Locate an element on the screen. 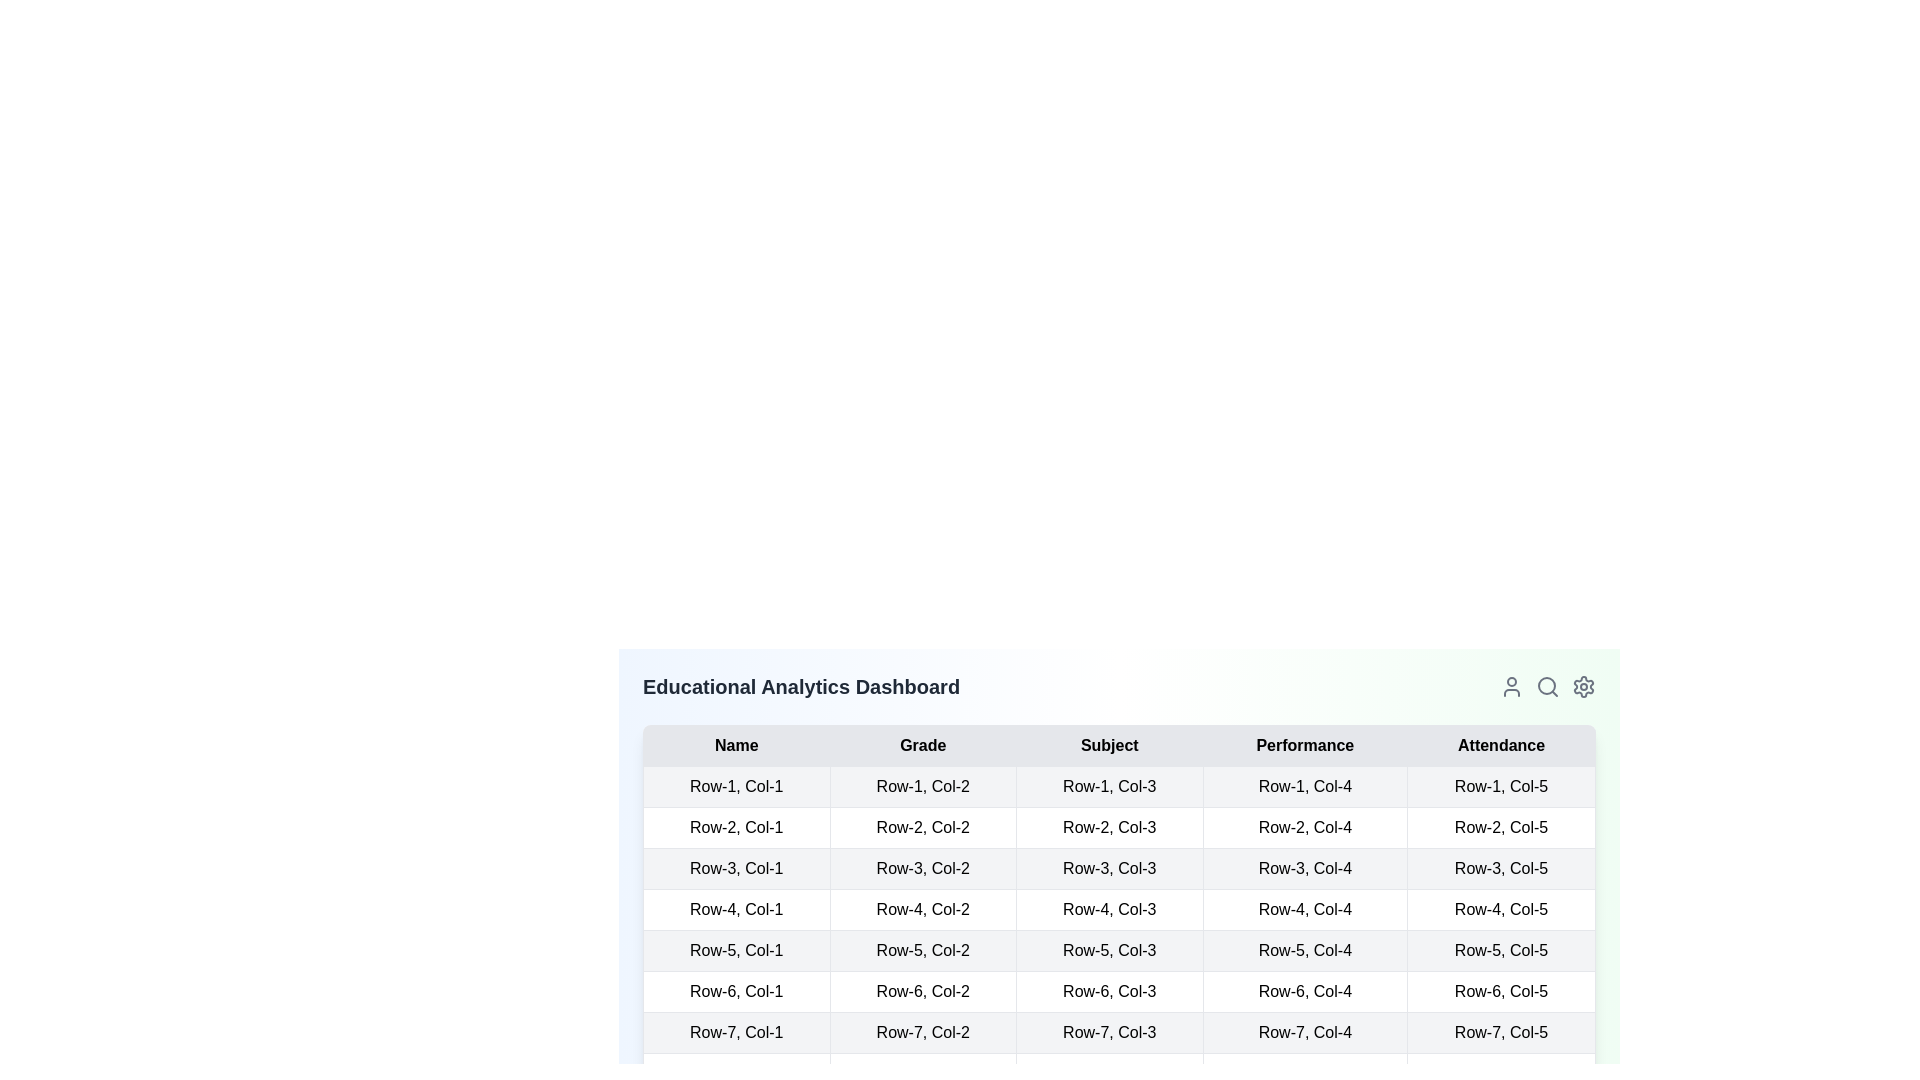 The width and height of the screenshot is (1920, 1080). the column header Grade to sort the table by that column is located at coordinates (922, 745).